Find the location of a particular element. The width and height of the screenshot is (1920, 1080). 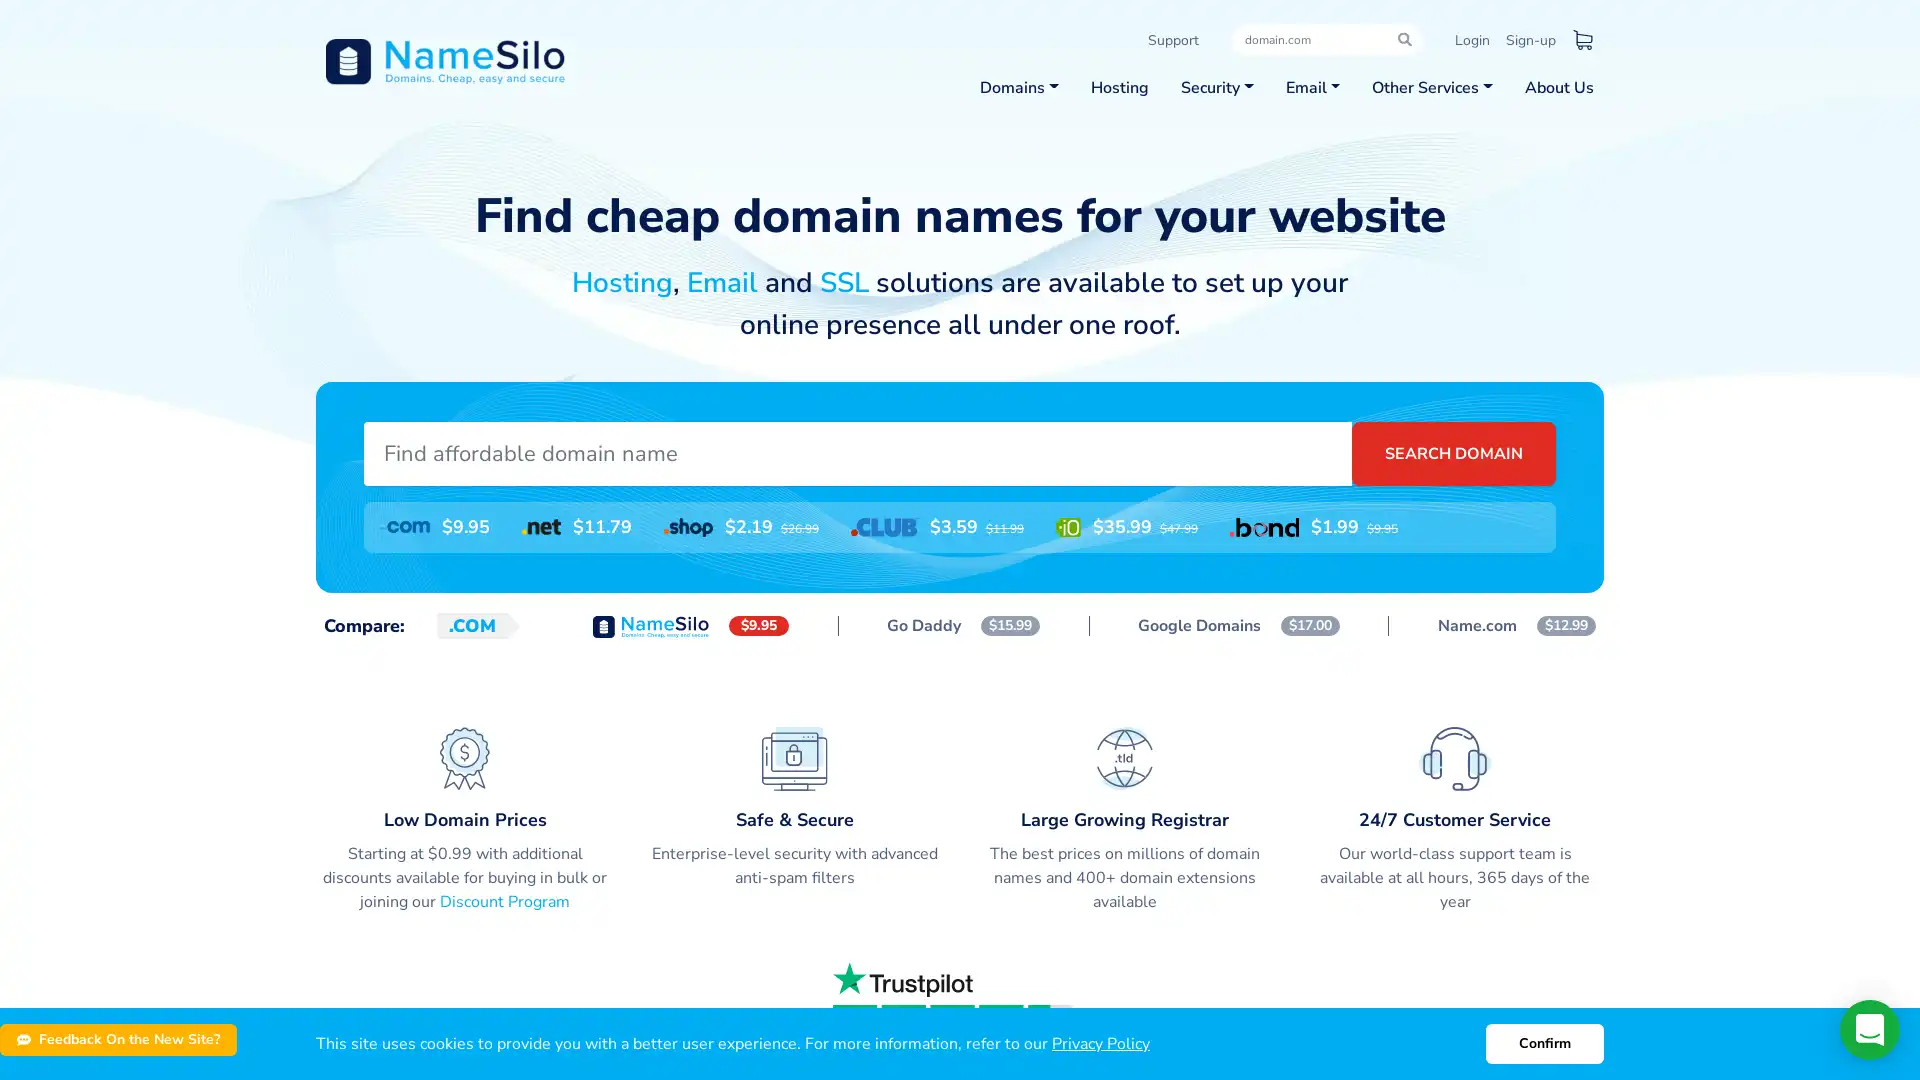

Open Intercom Messenger is located at coordinates (1869, 1029).